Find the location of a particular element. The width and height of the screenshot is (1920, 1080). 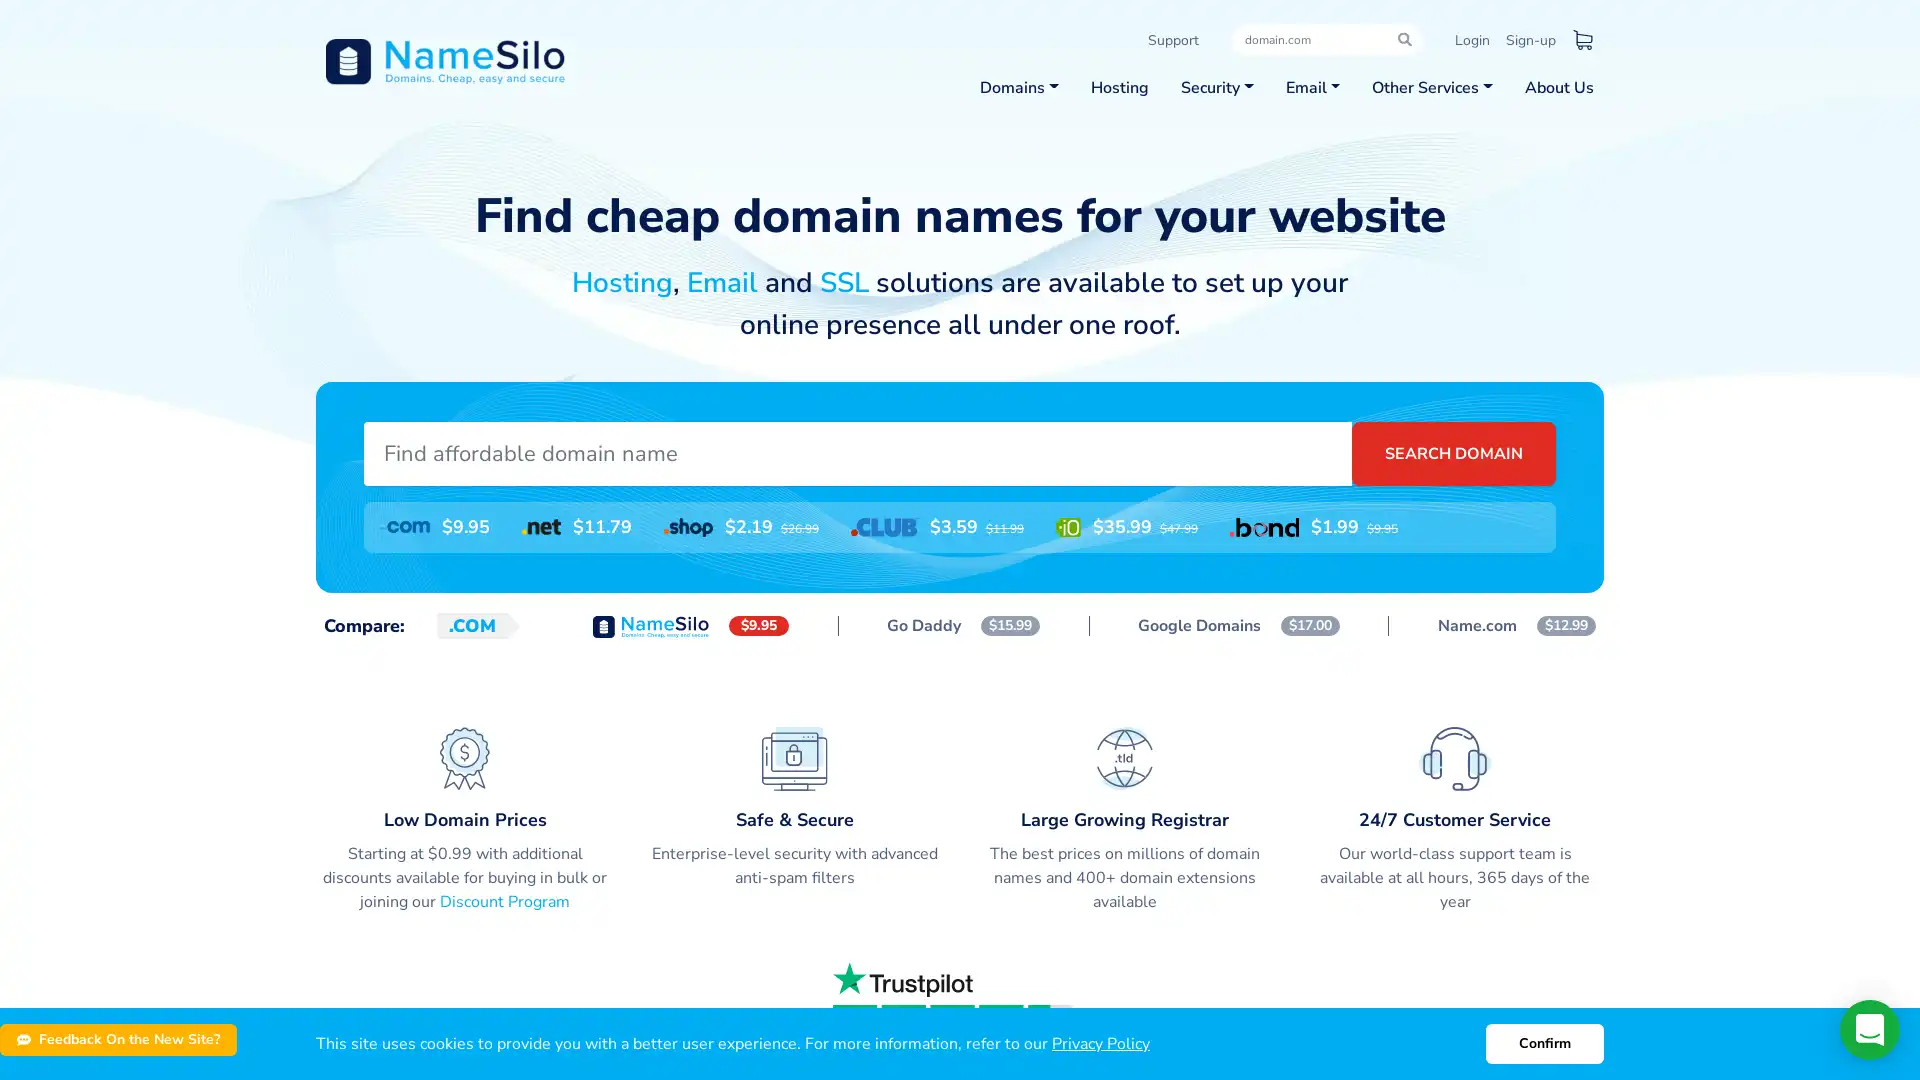

Open Intercom Messenger is located at coordinates (1869, 1029).